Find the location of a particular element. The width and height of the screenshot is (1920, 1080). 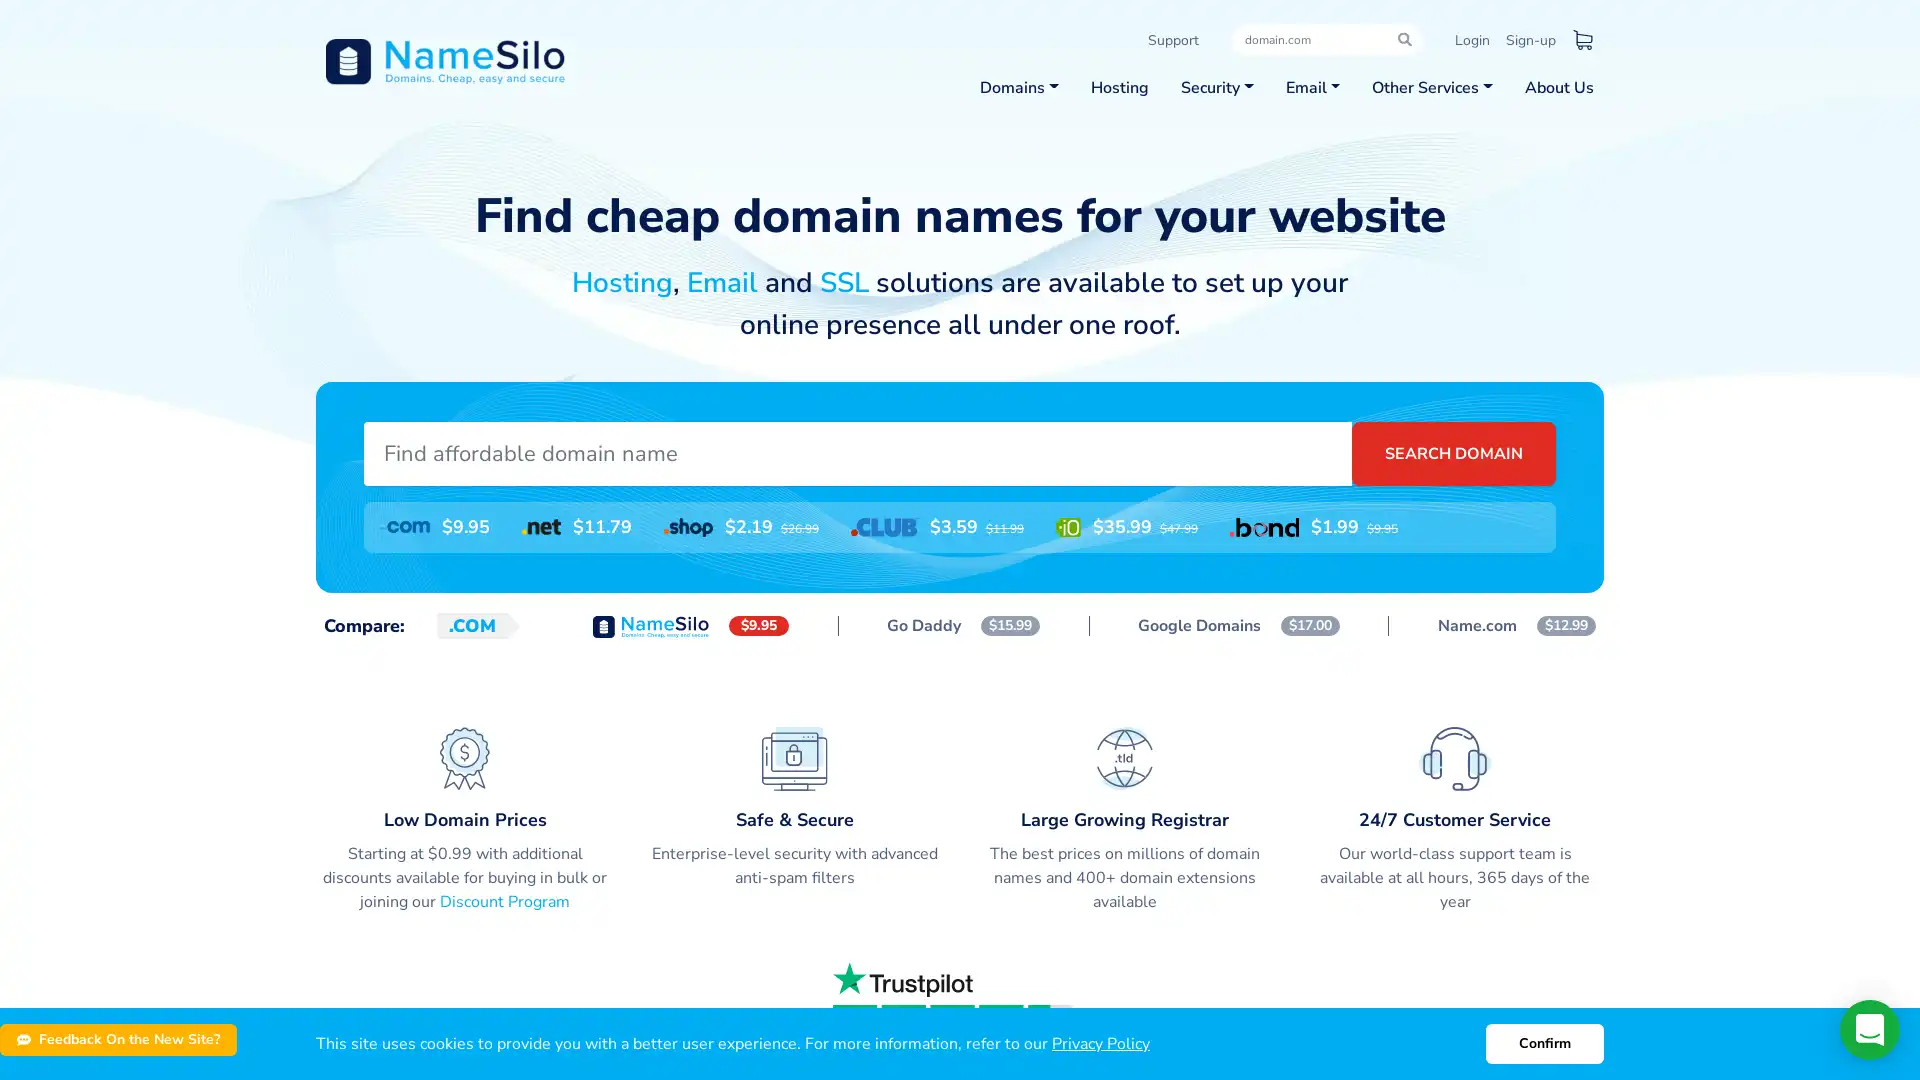

Open Intercom Messenger is located at coordinates (1869, 1029).